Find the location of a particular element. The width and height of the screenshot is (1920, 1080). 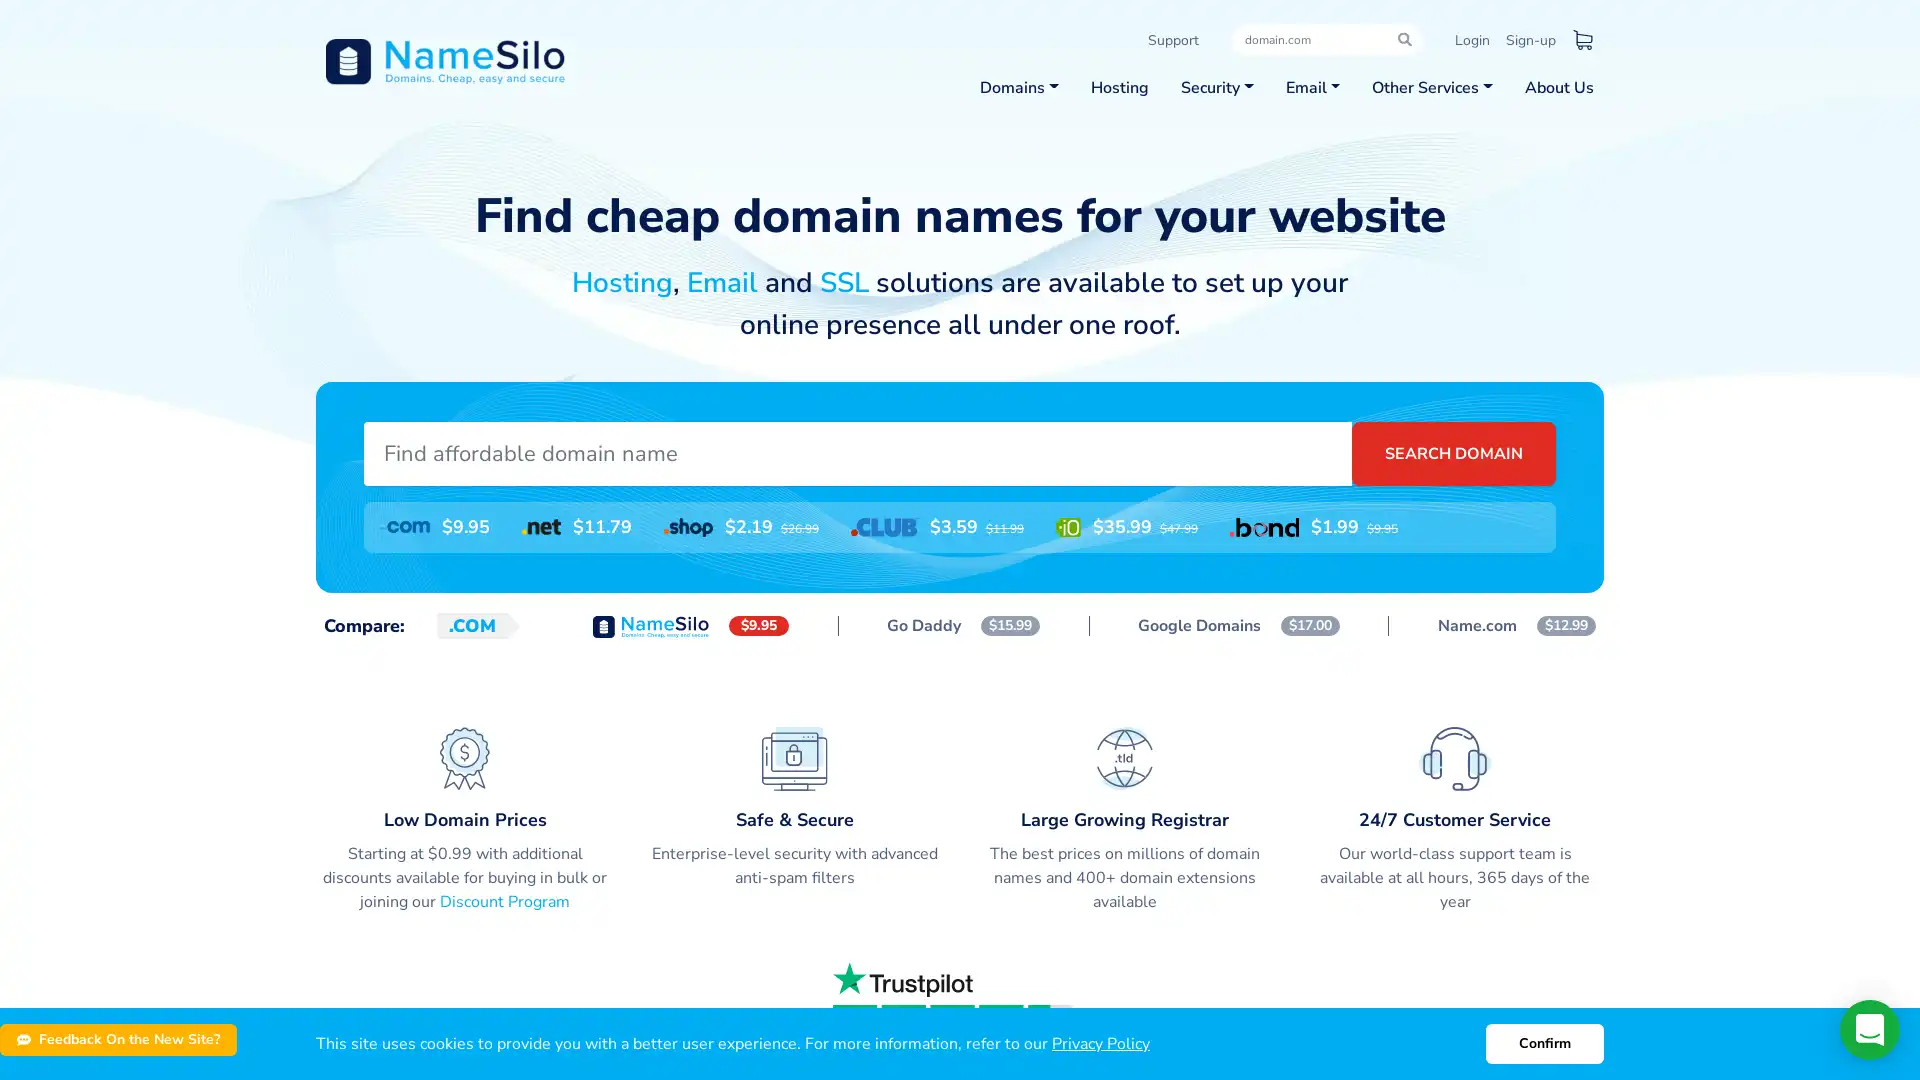

Open Intercom Messenger is located at coordinates (1869, 1029).